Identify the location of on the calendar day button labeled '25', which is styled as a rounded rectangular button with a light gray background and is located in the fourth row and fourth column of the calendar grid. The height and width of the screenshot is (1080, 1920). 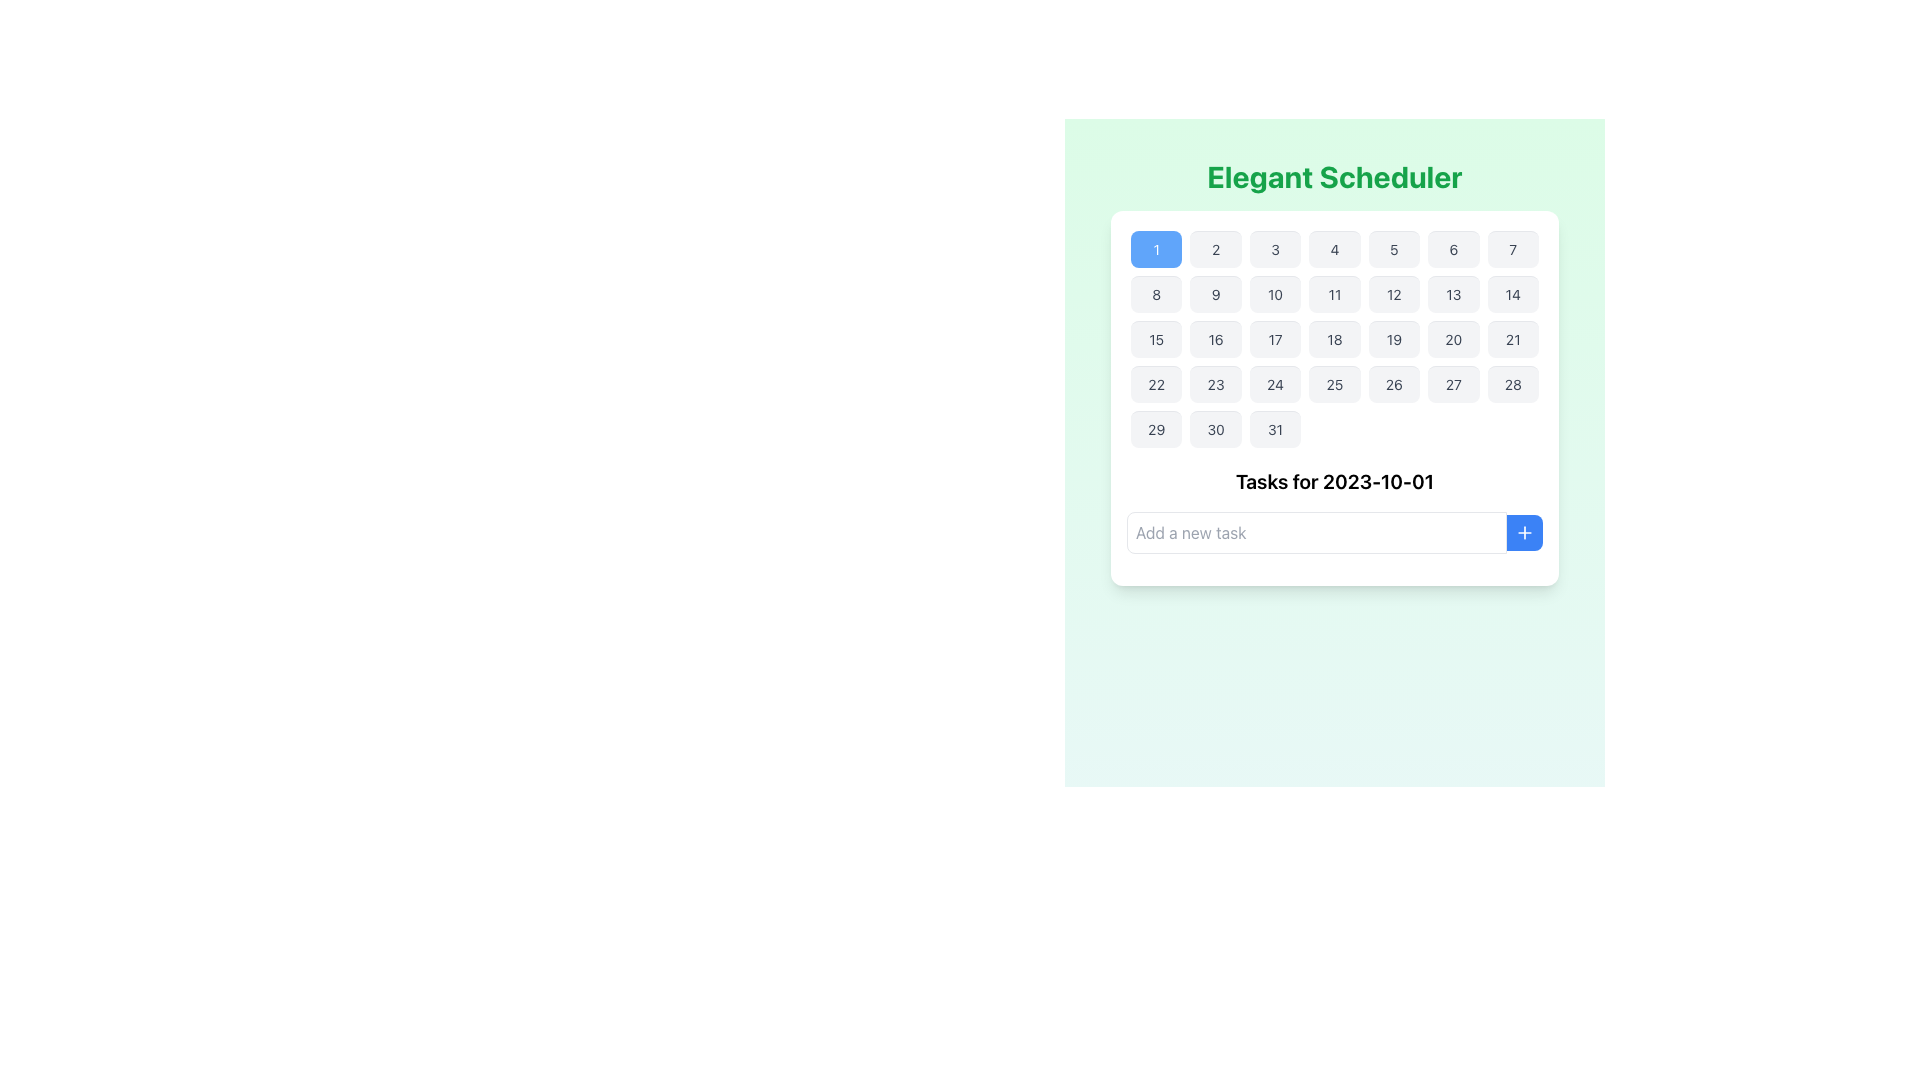
(1334, 384).